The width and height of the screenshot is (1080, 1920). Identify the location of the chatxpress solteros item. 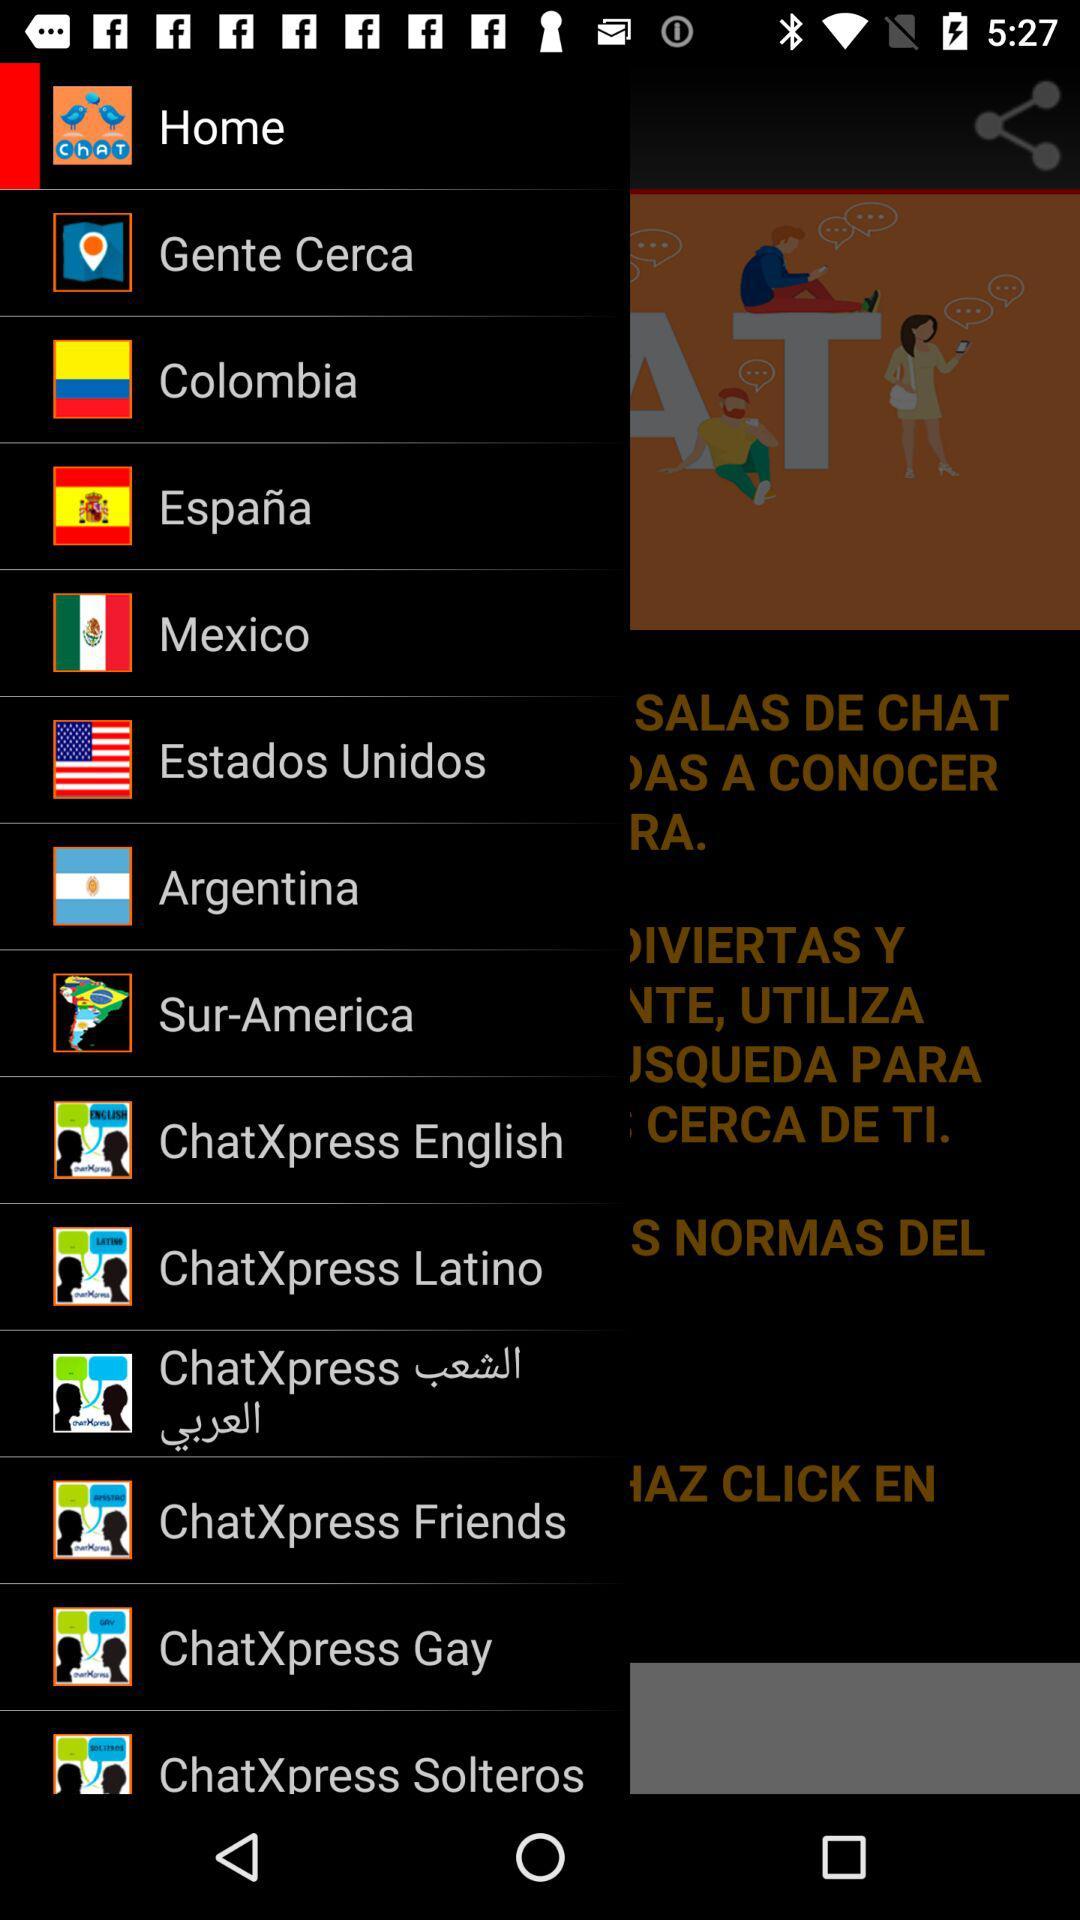
(381, 1751).